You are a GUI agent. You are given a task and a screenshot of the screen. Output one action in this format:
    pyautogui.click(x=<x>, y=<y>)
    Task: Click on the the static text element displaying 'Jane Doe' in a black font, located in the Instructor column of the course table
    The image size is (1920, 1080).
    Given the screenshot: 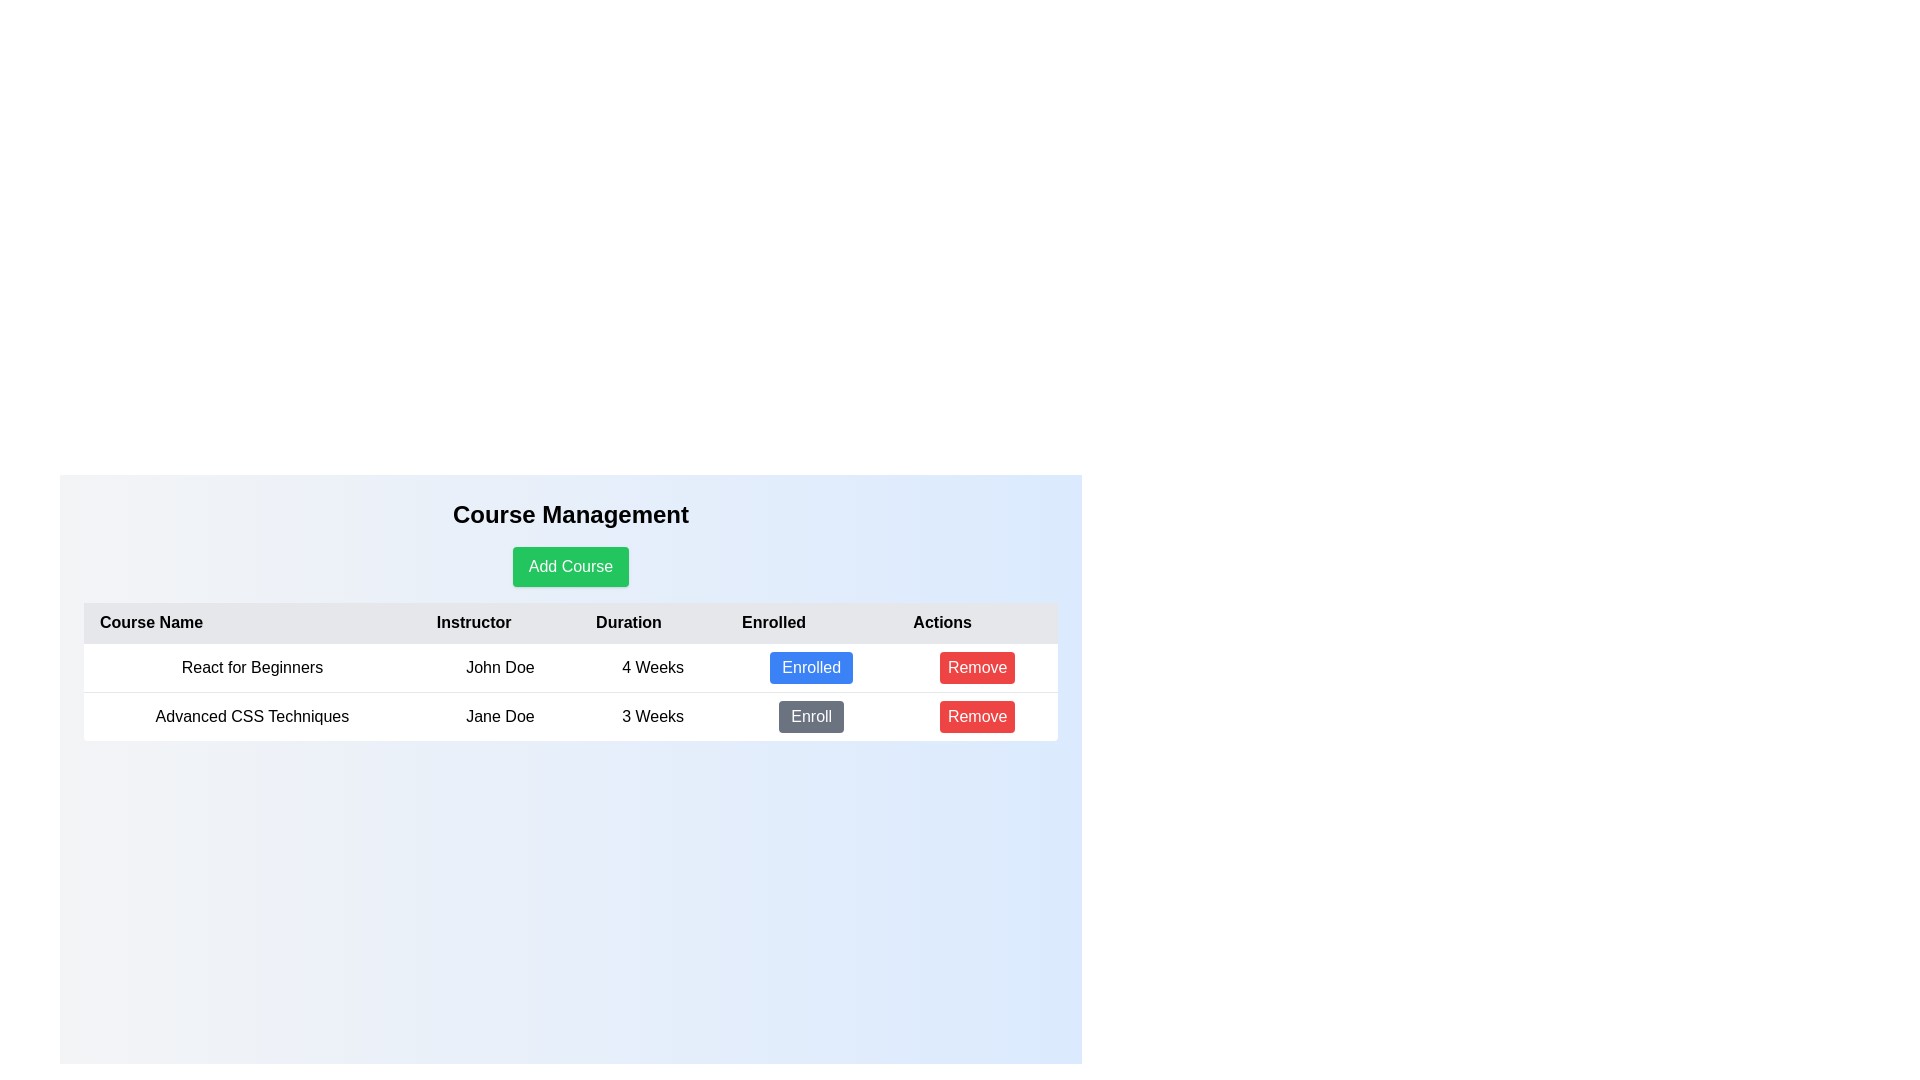 What is the action you would take?
    pyautogui.click(x=500, y=715)
    